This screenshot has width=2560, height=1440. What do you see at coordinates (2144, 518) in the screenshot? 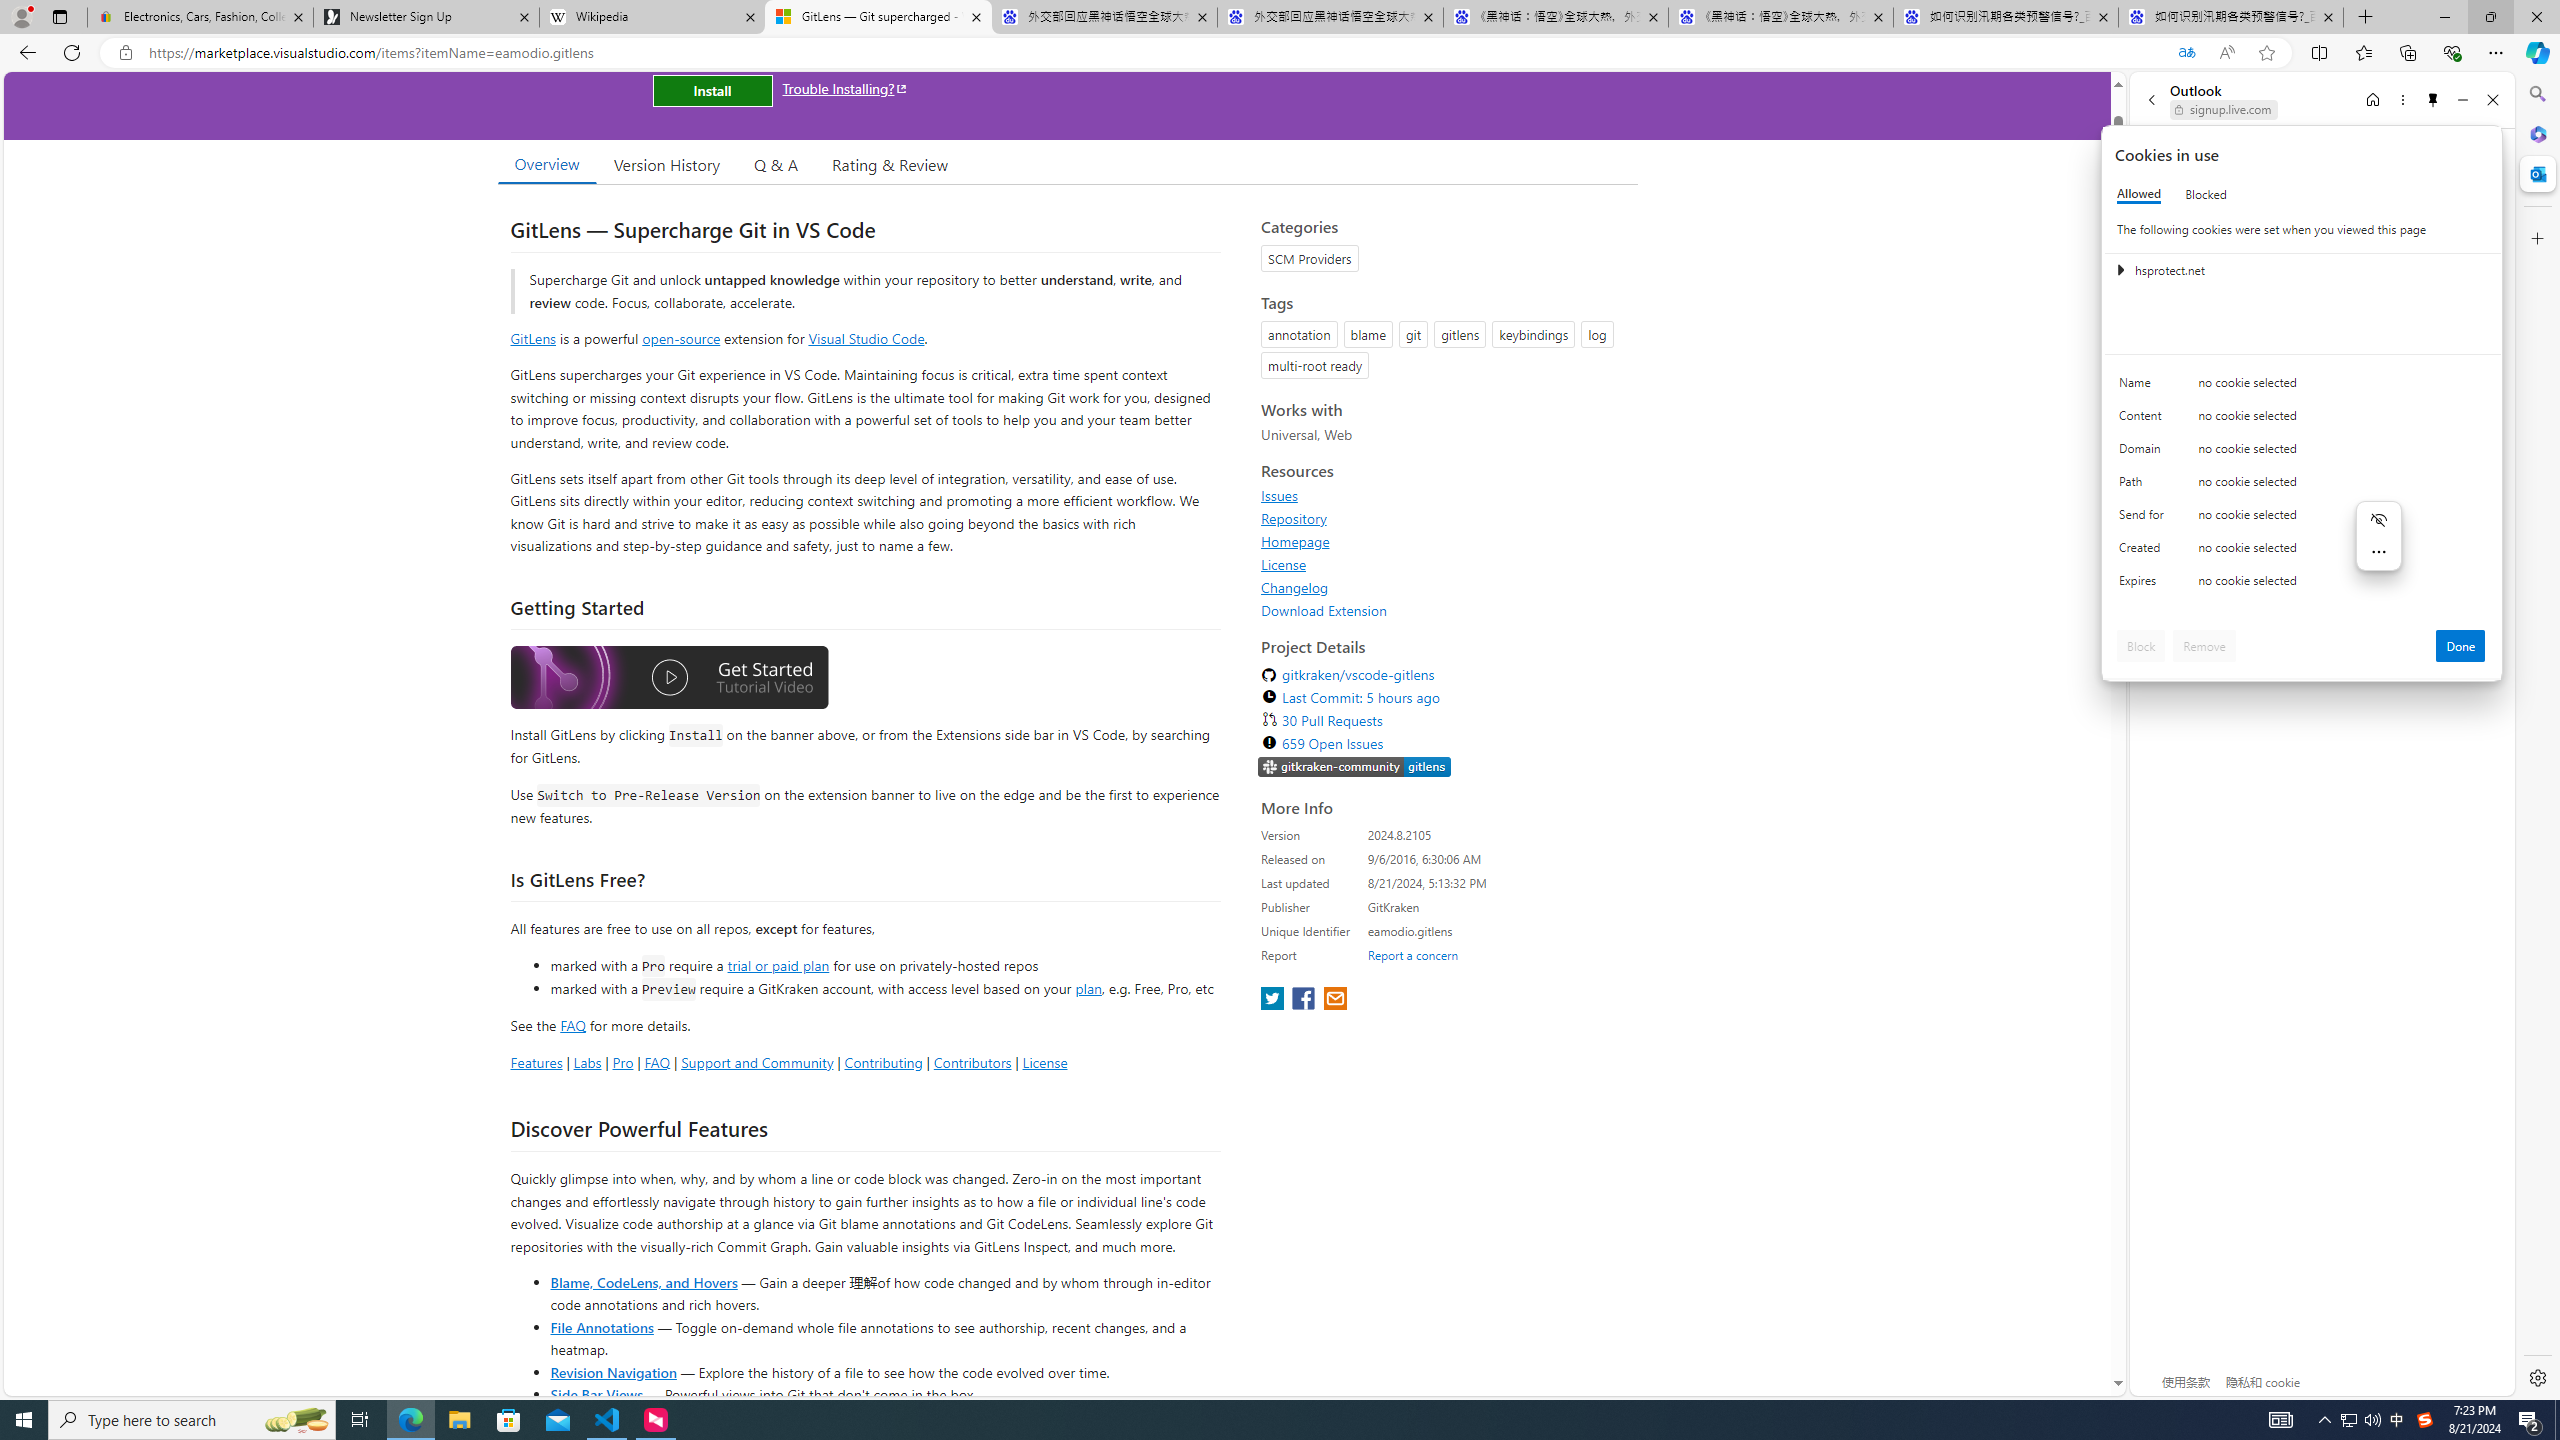
I see `'Send for'` at bounding box center [2144, 518].